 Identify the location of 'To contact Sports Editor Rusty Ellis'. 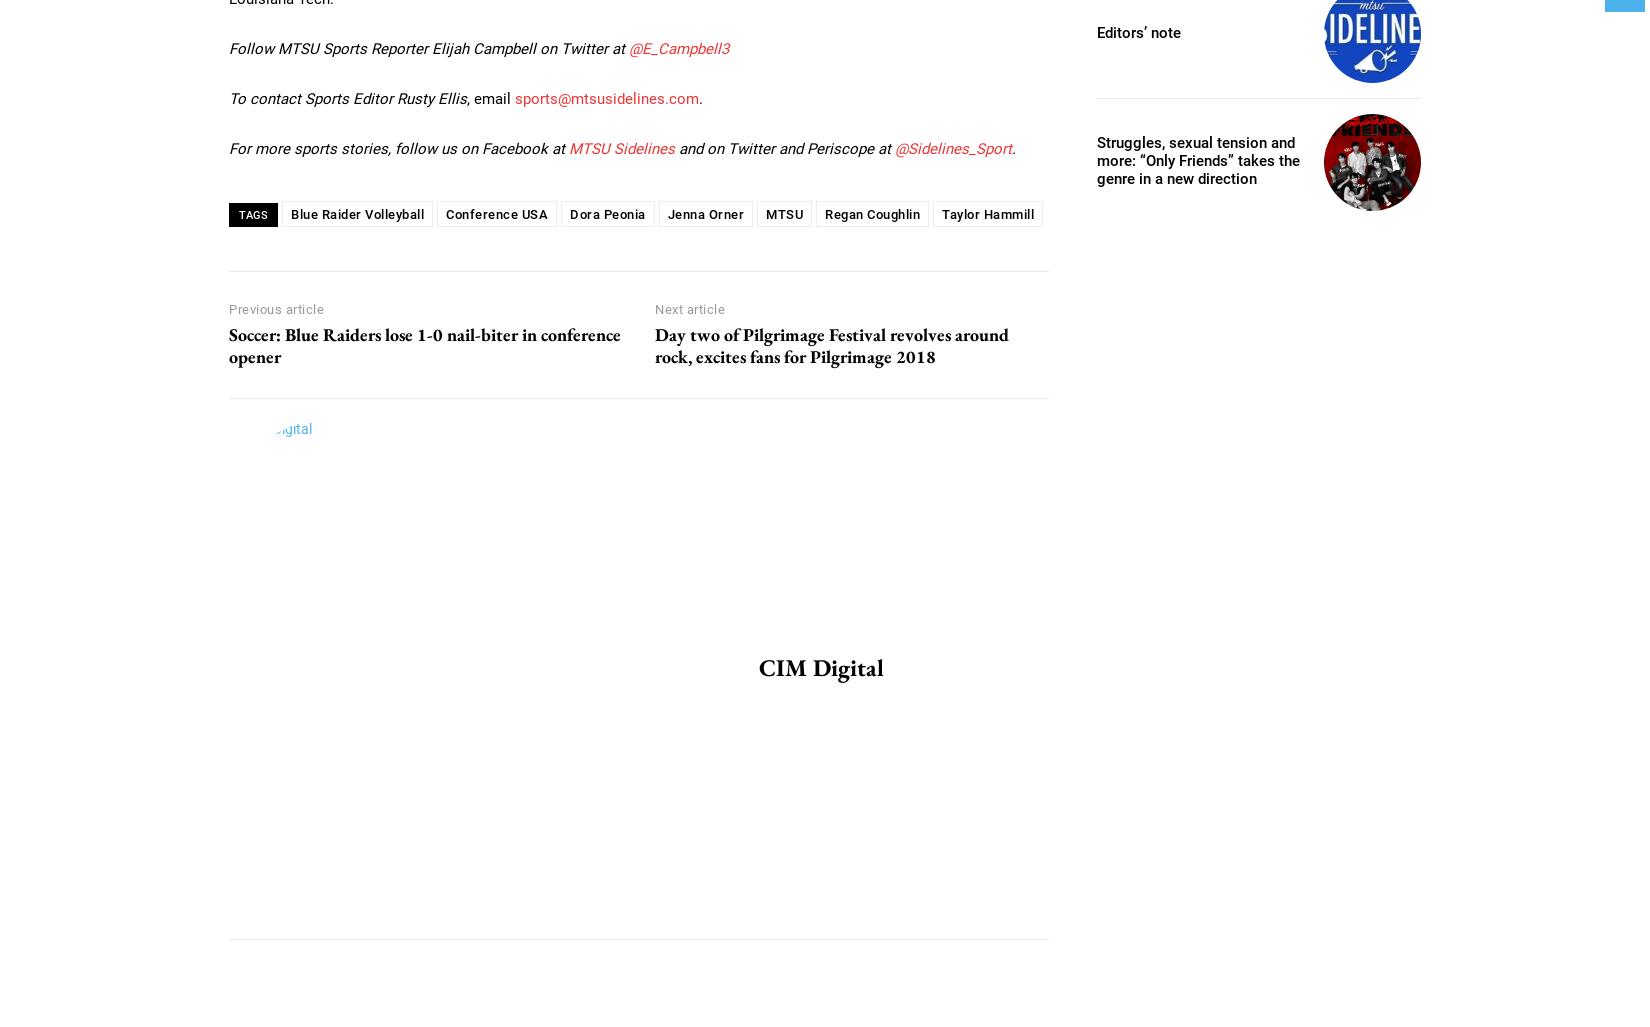
(229, 96).